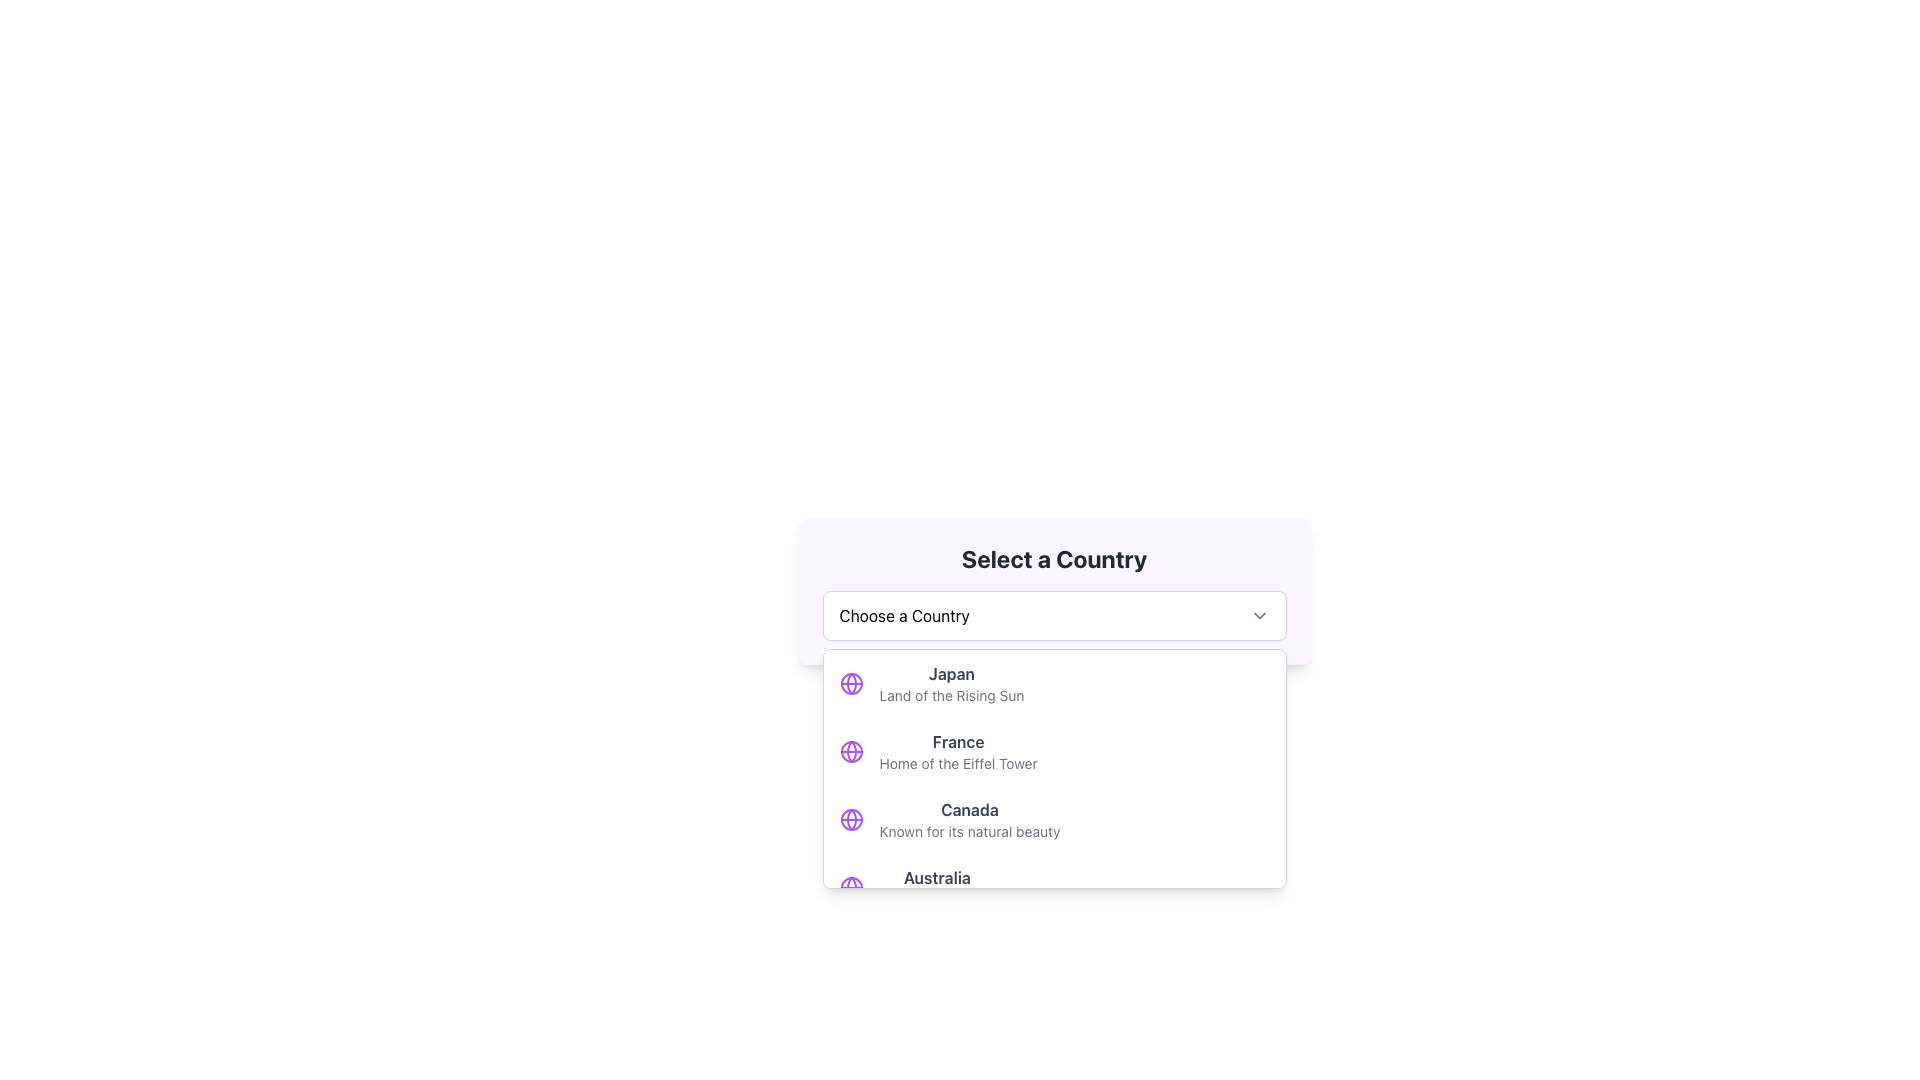  Describe the element at coordinates (851, 886) in the screenshot. I see `the globe icon with a circular frame and intersecting arcs, which is located to the left of the text 'Australia' in the last item of a dropdown list` at that location.